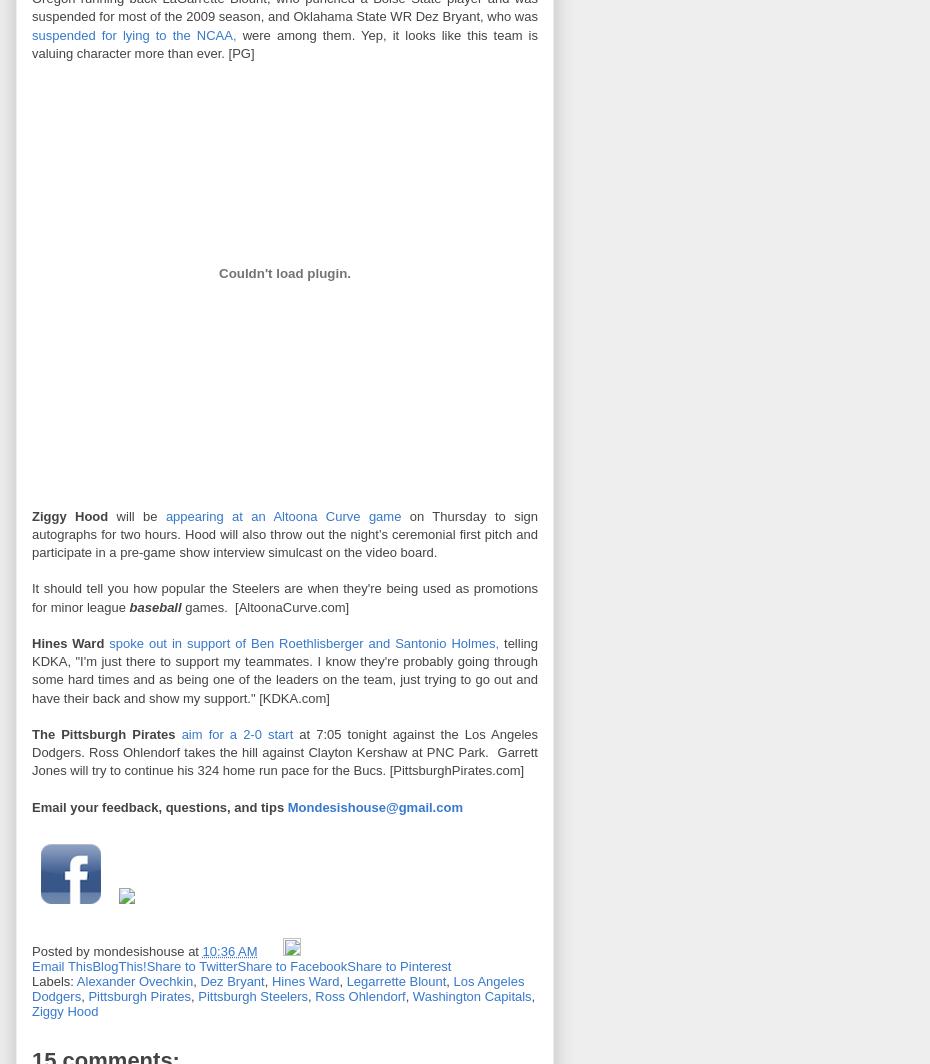 The height and width of the screenshot is (1064, 930). I want to click on 'baseball', so click(155, 606).